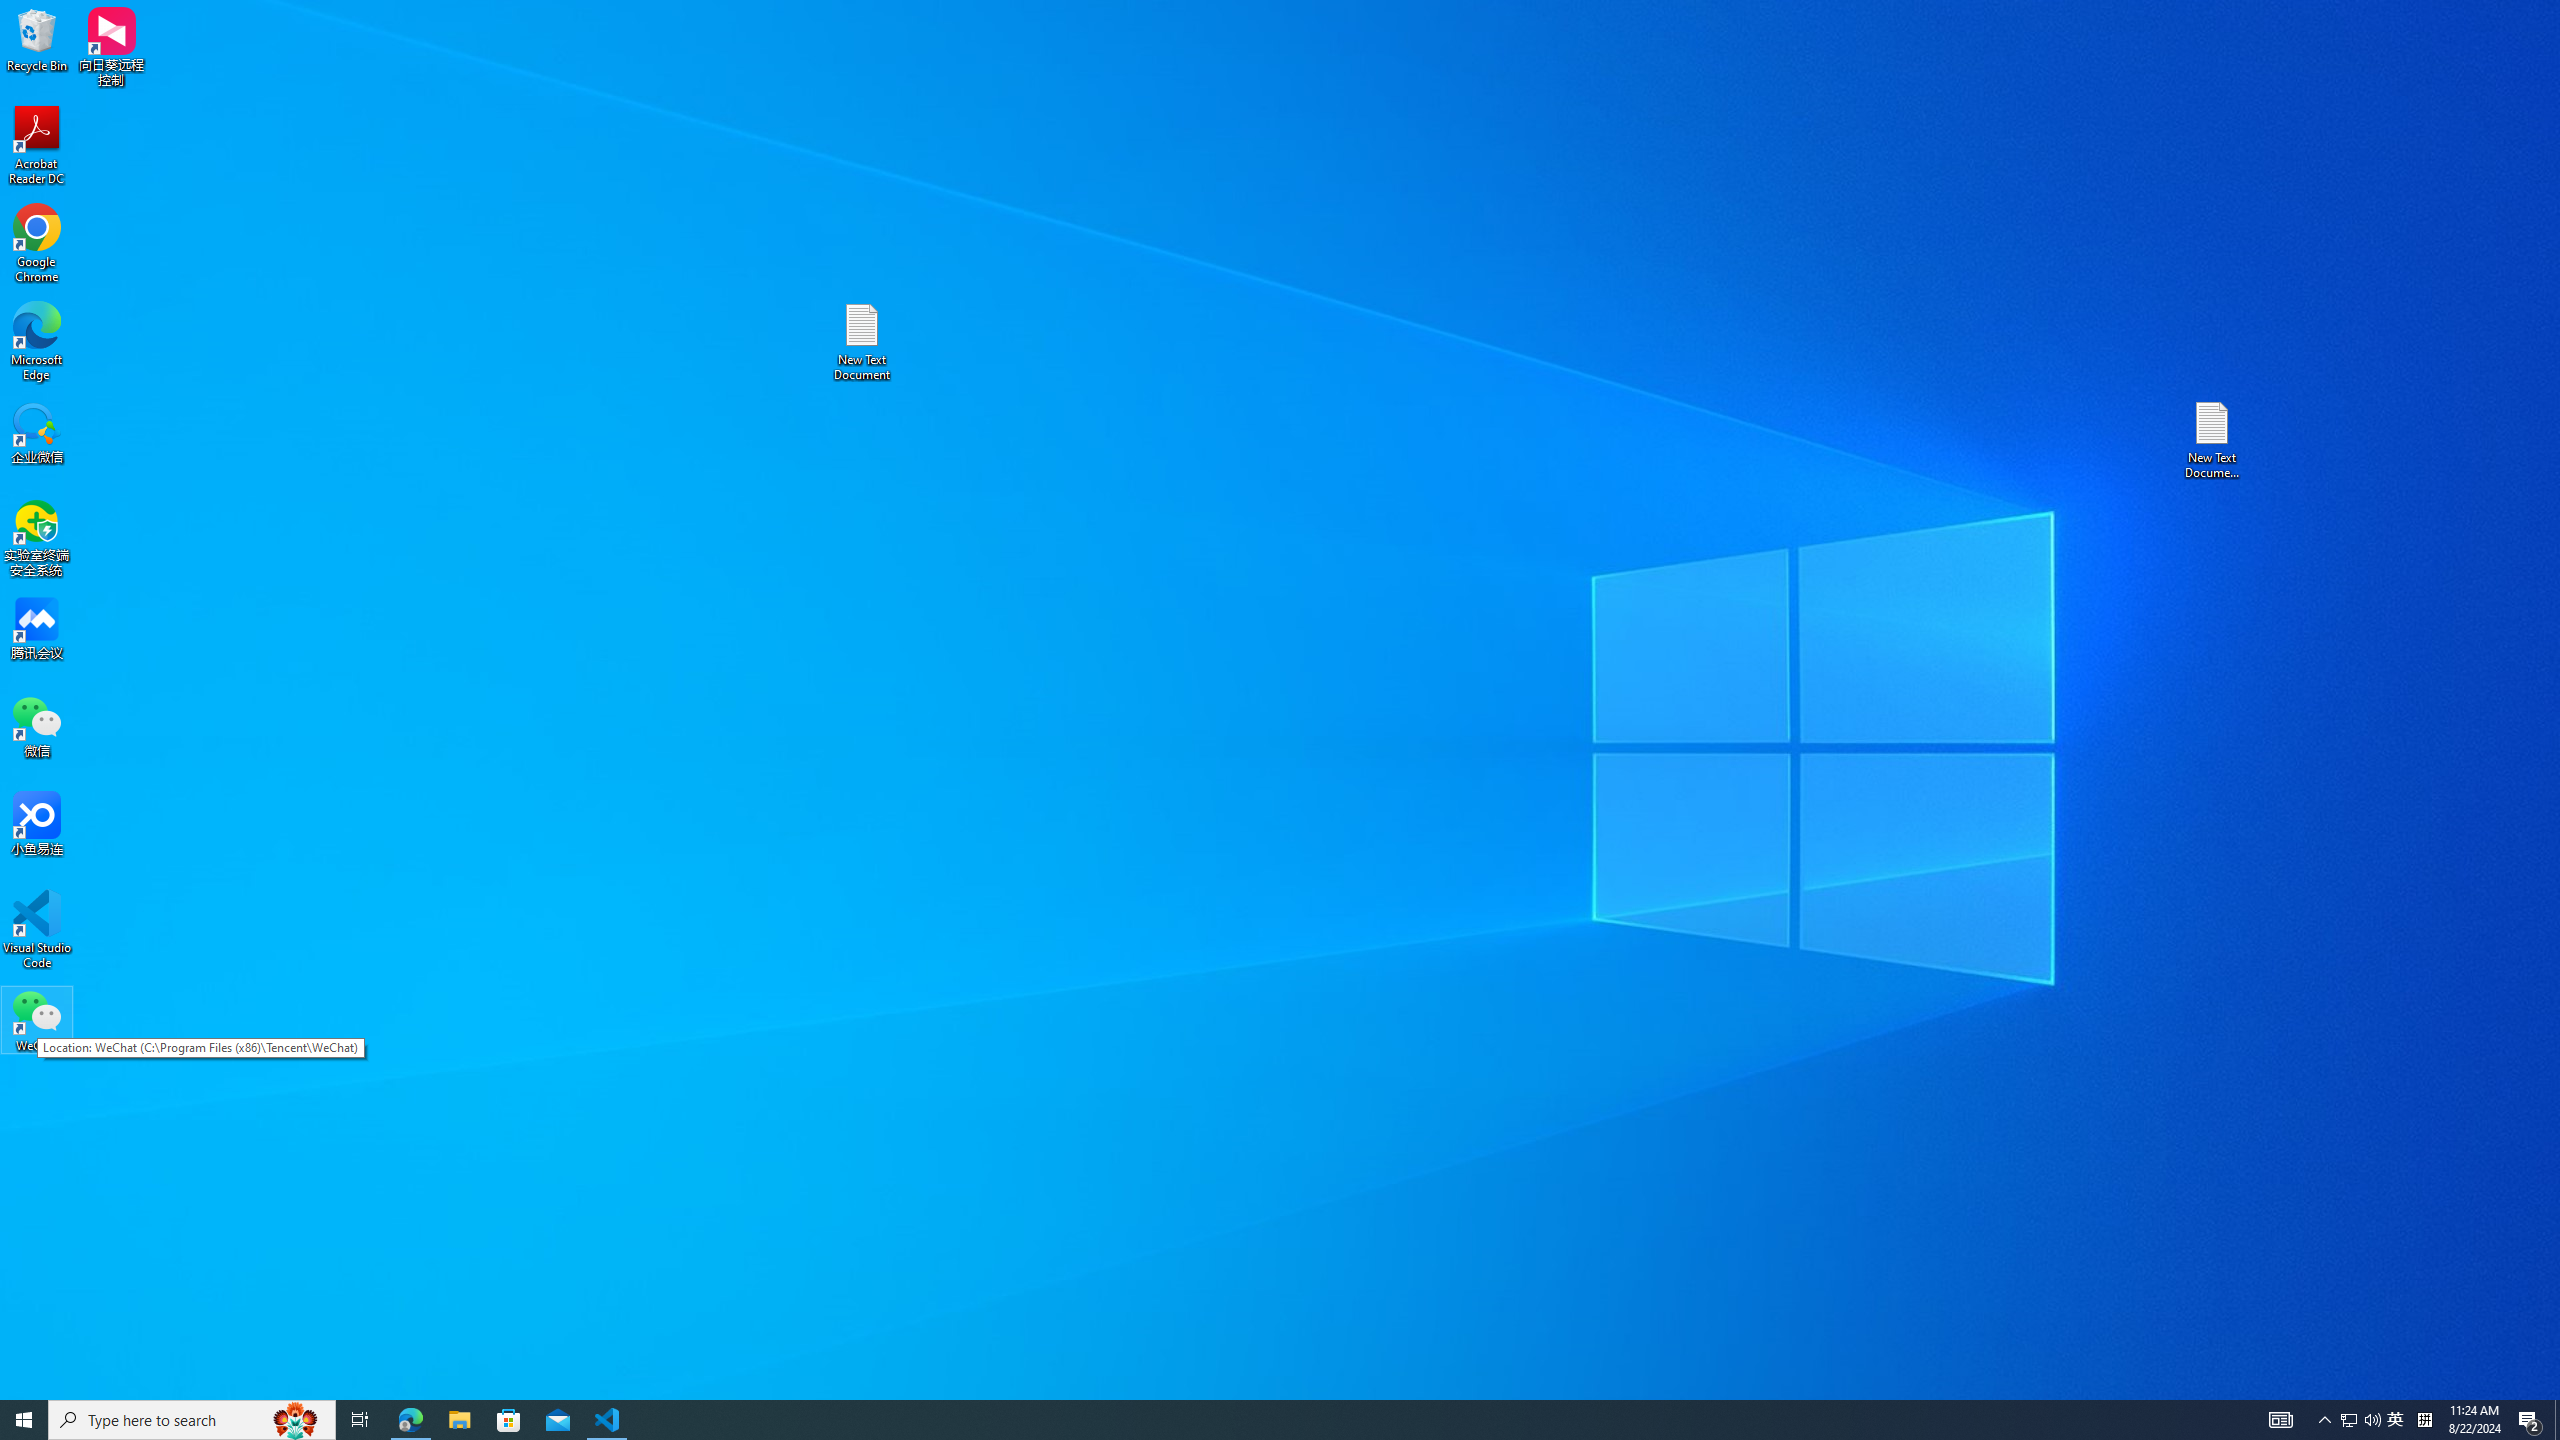 The width and height of the screenshot is (2560, 1440). What do you see at coordinates (458, 1418) in the screenshot?
I see `'File Explorer'` at bounding box center [458, 1418].